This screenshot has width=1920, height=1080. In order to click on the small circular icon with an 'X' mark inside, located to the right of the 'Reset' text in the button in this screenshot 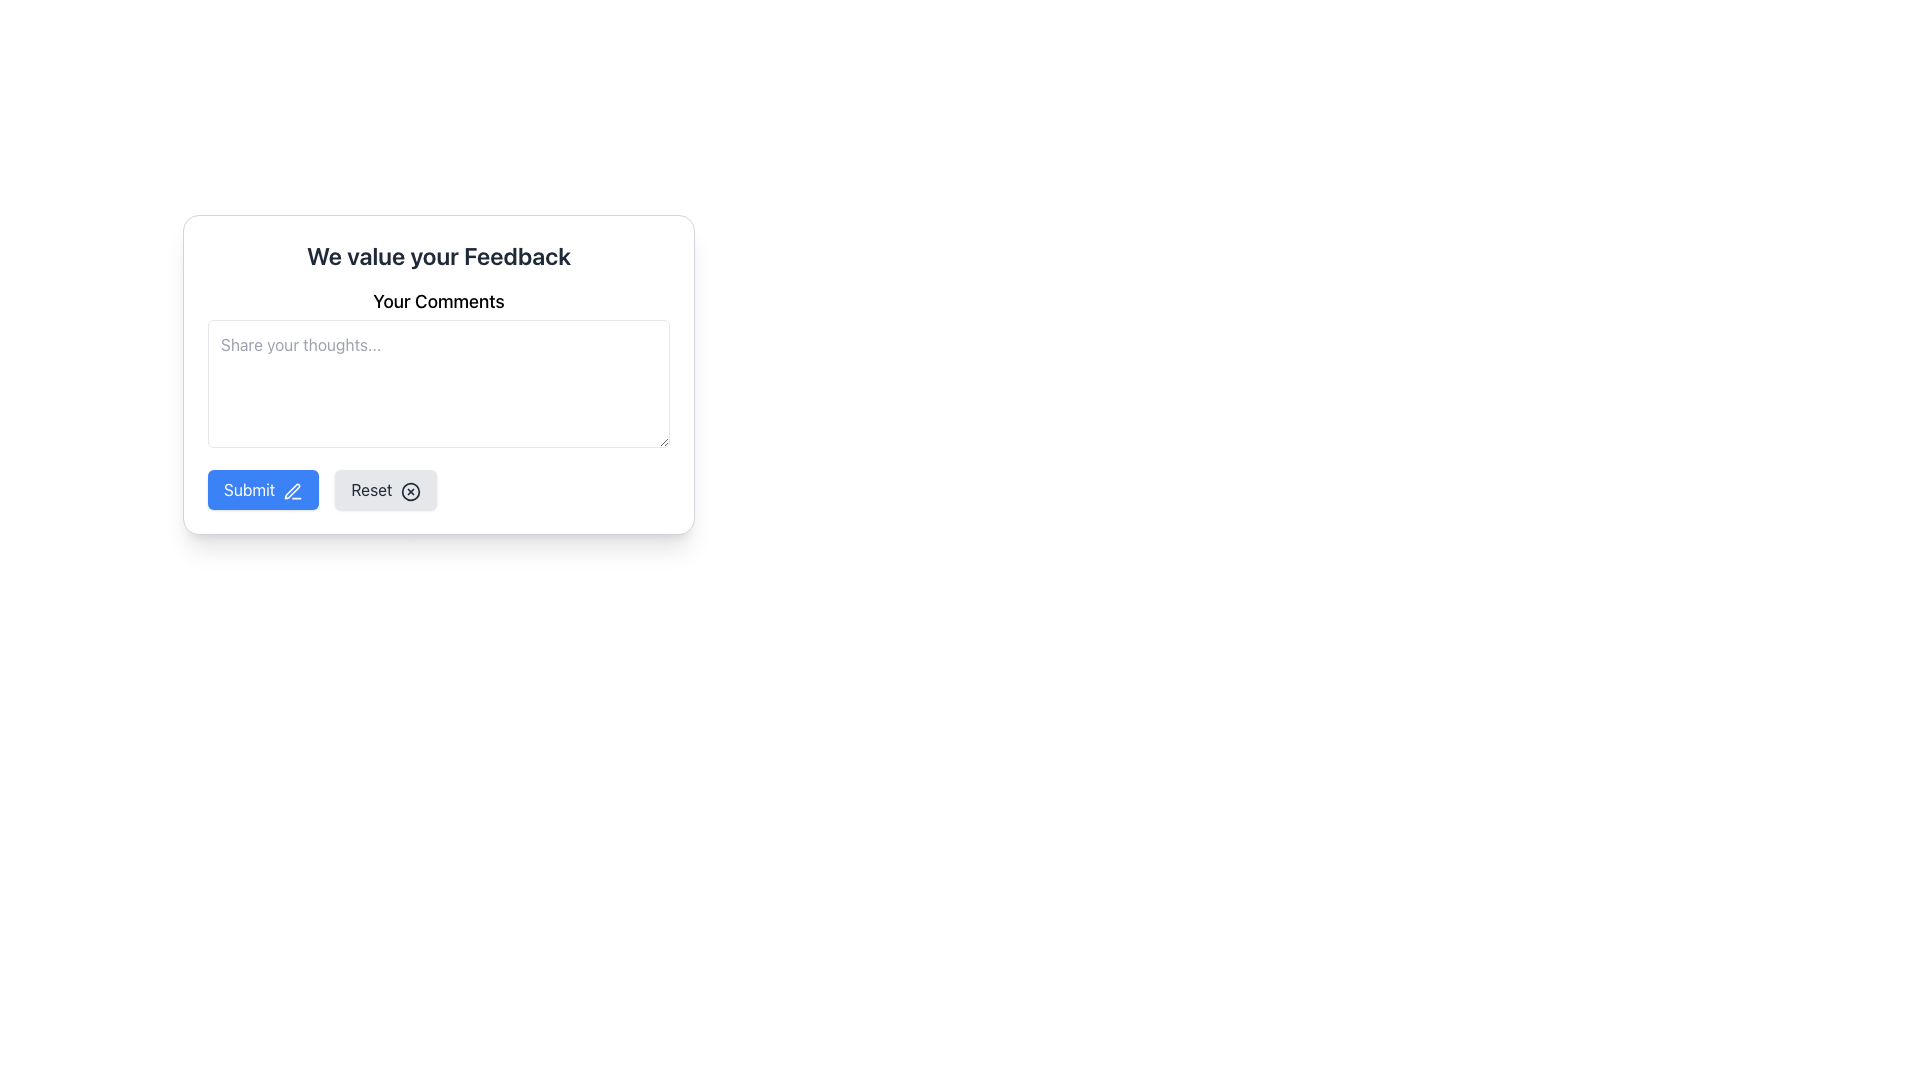, I will do `click(409, 491)`.